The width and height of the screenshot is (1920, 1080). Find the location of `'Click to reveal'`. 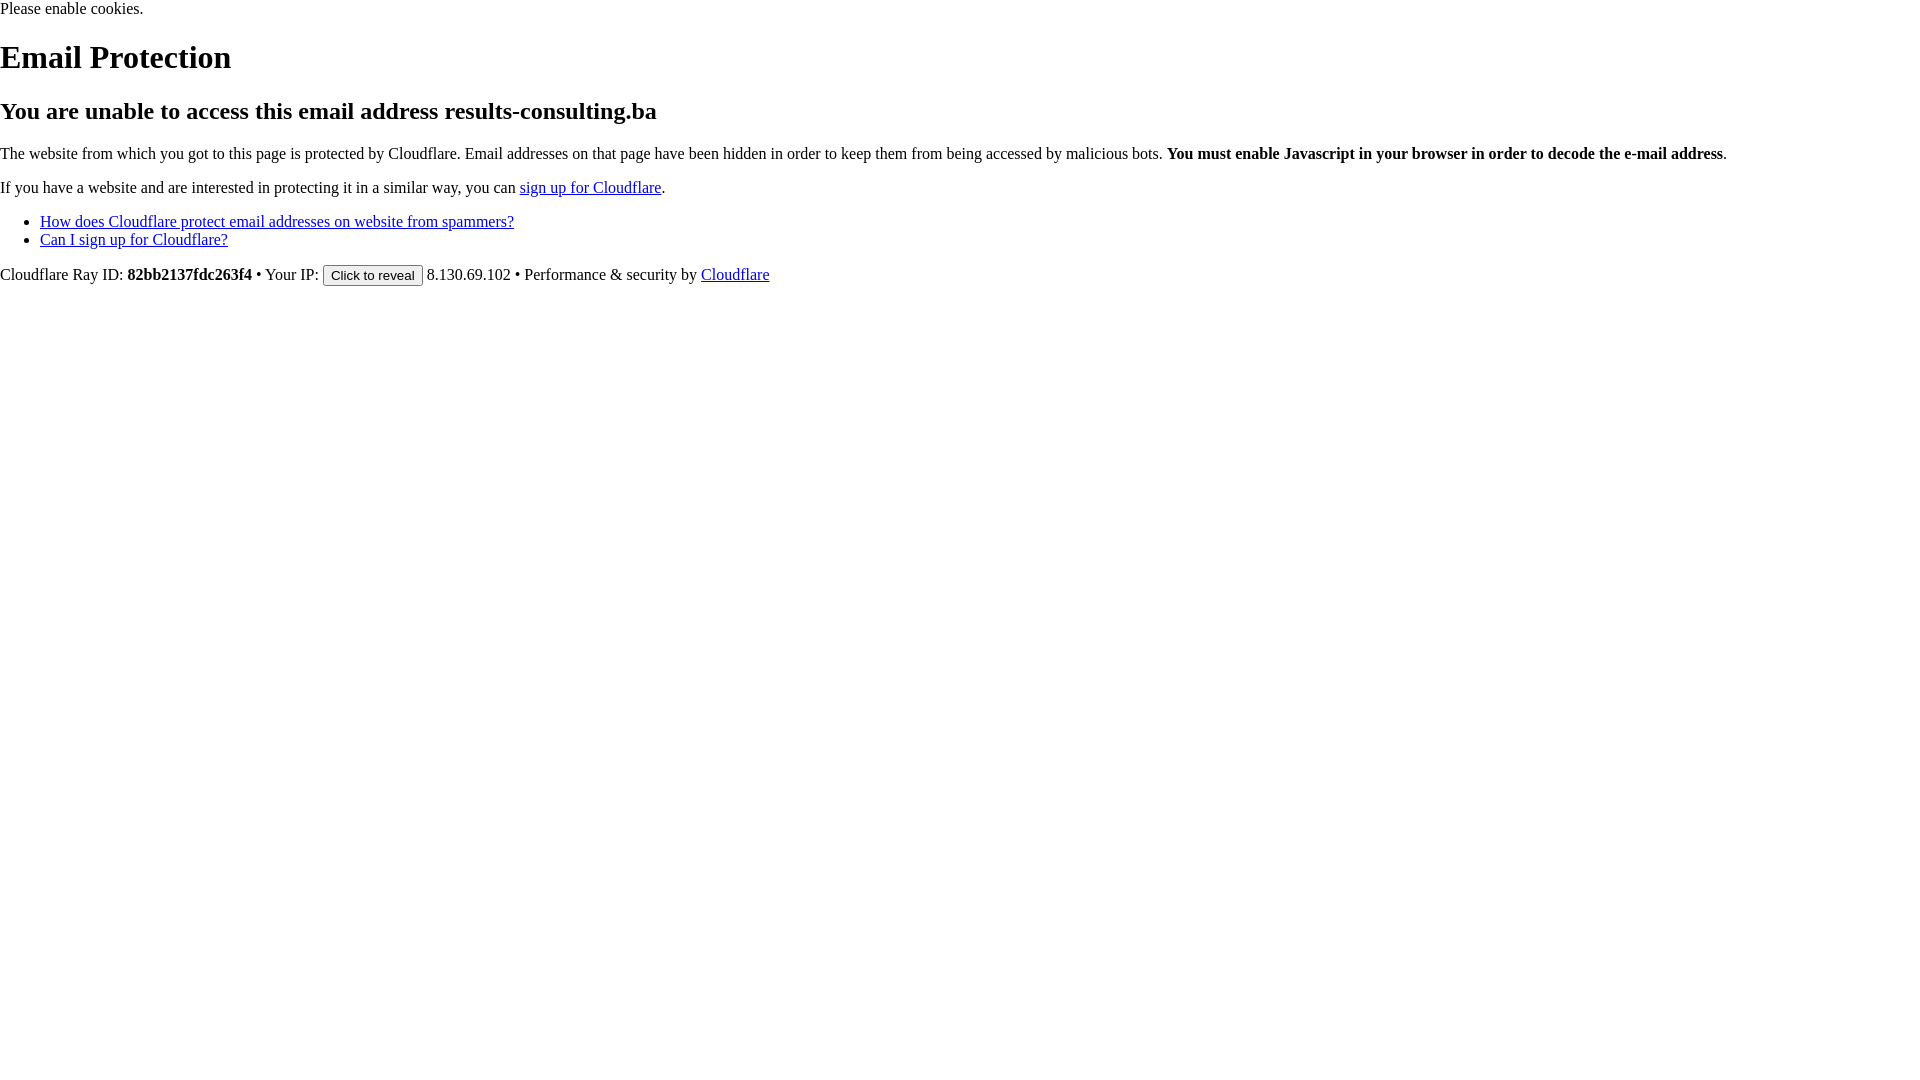

'Click to reveal' is located at coordinates (373, 275).